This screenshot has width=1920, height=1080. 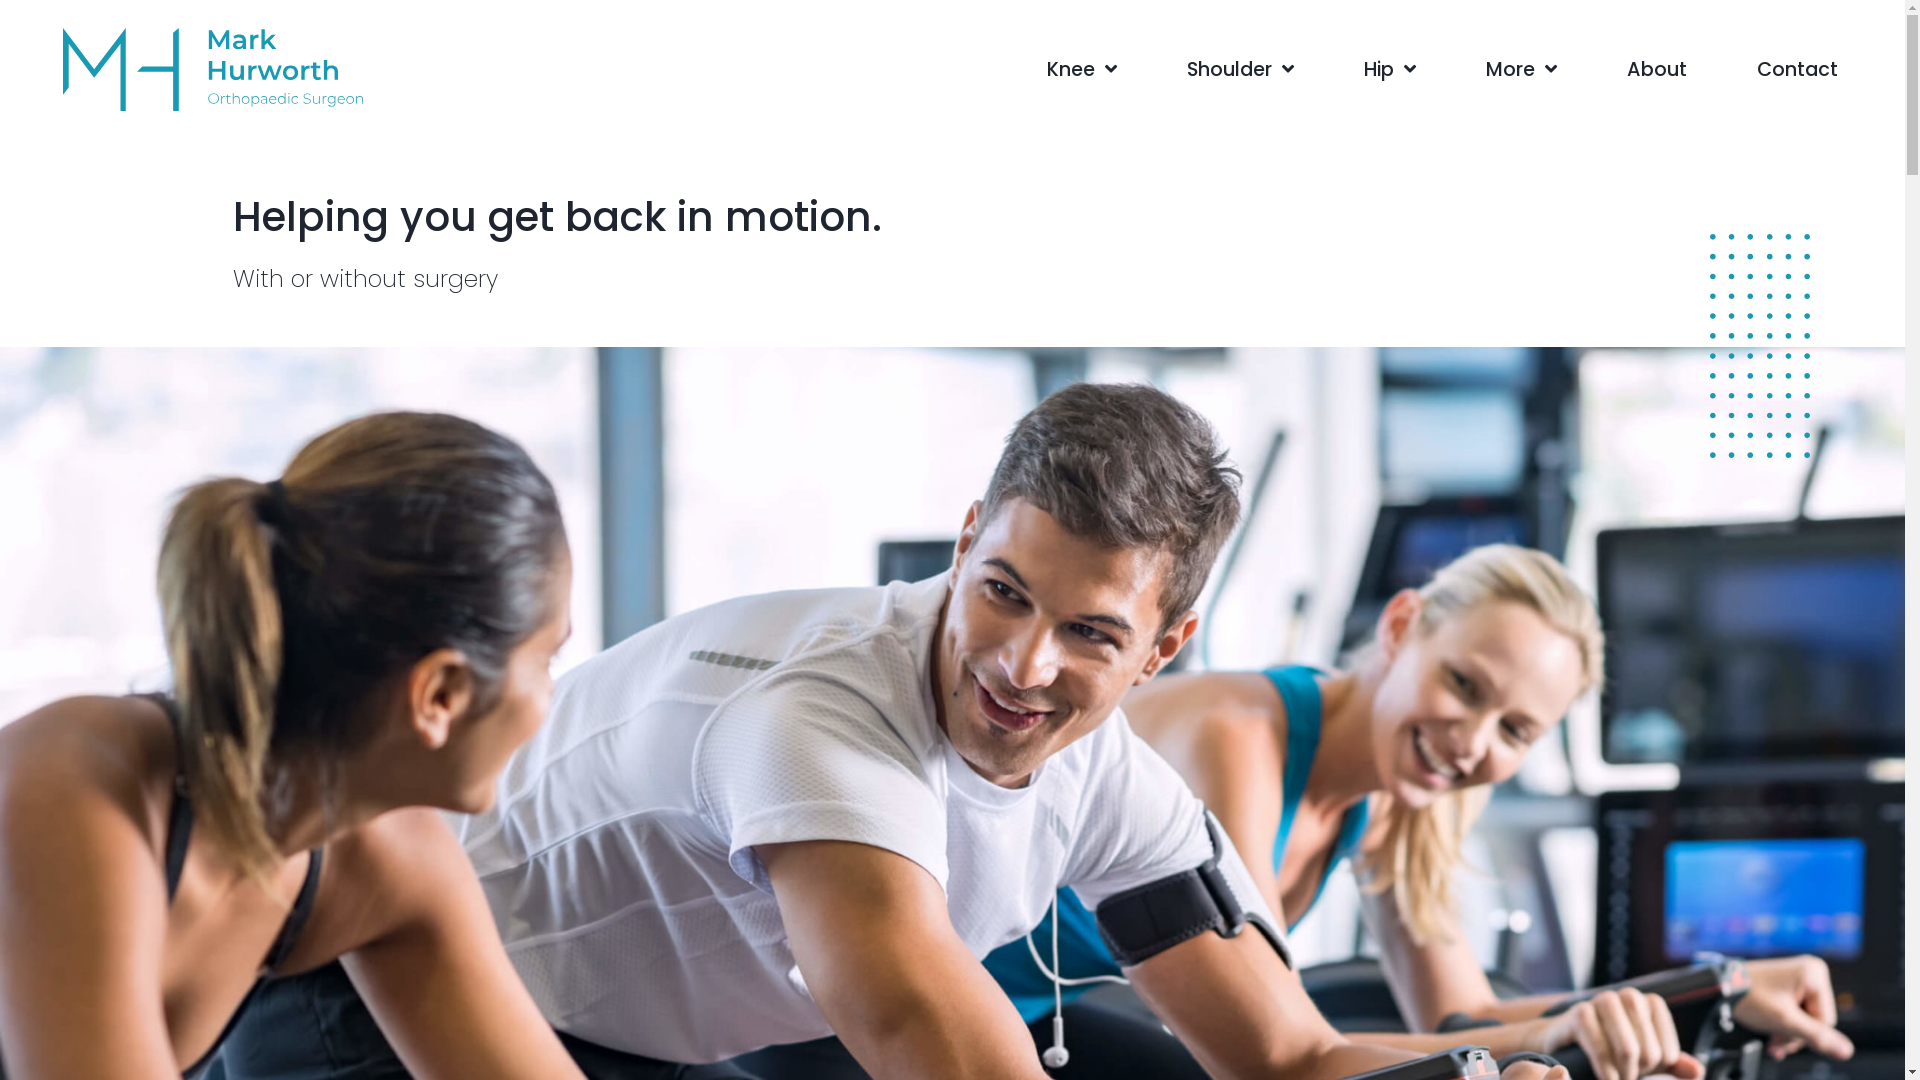 What do you see at coordinates (1239, 68) in the screenshot?
I see `'Shoulder'` at bounding box center [1239, 68].